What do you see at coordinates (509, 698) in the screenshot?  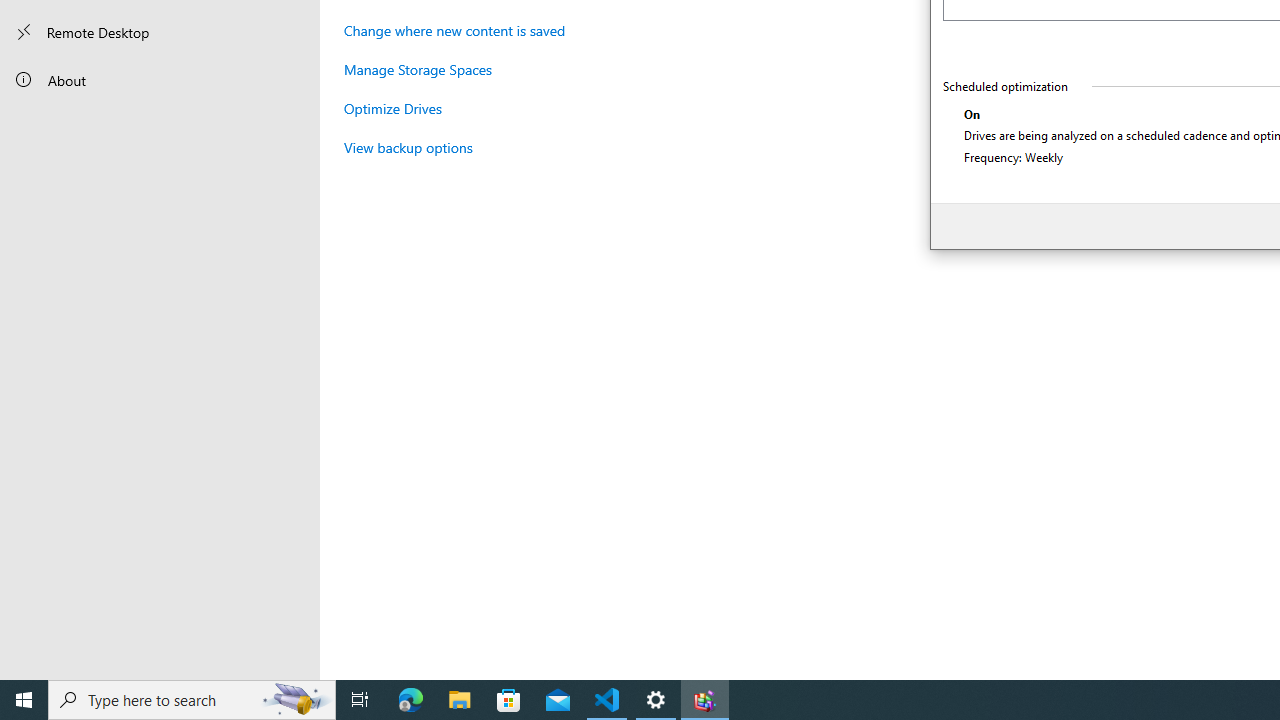 I see `'Microsoft Store'` at bounding box center [509, 698].